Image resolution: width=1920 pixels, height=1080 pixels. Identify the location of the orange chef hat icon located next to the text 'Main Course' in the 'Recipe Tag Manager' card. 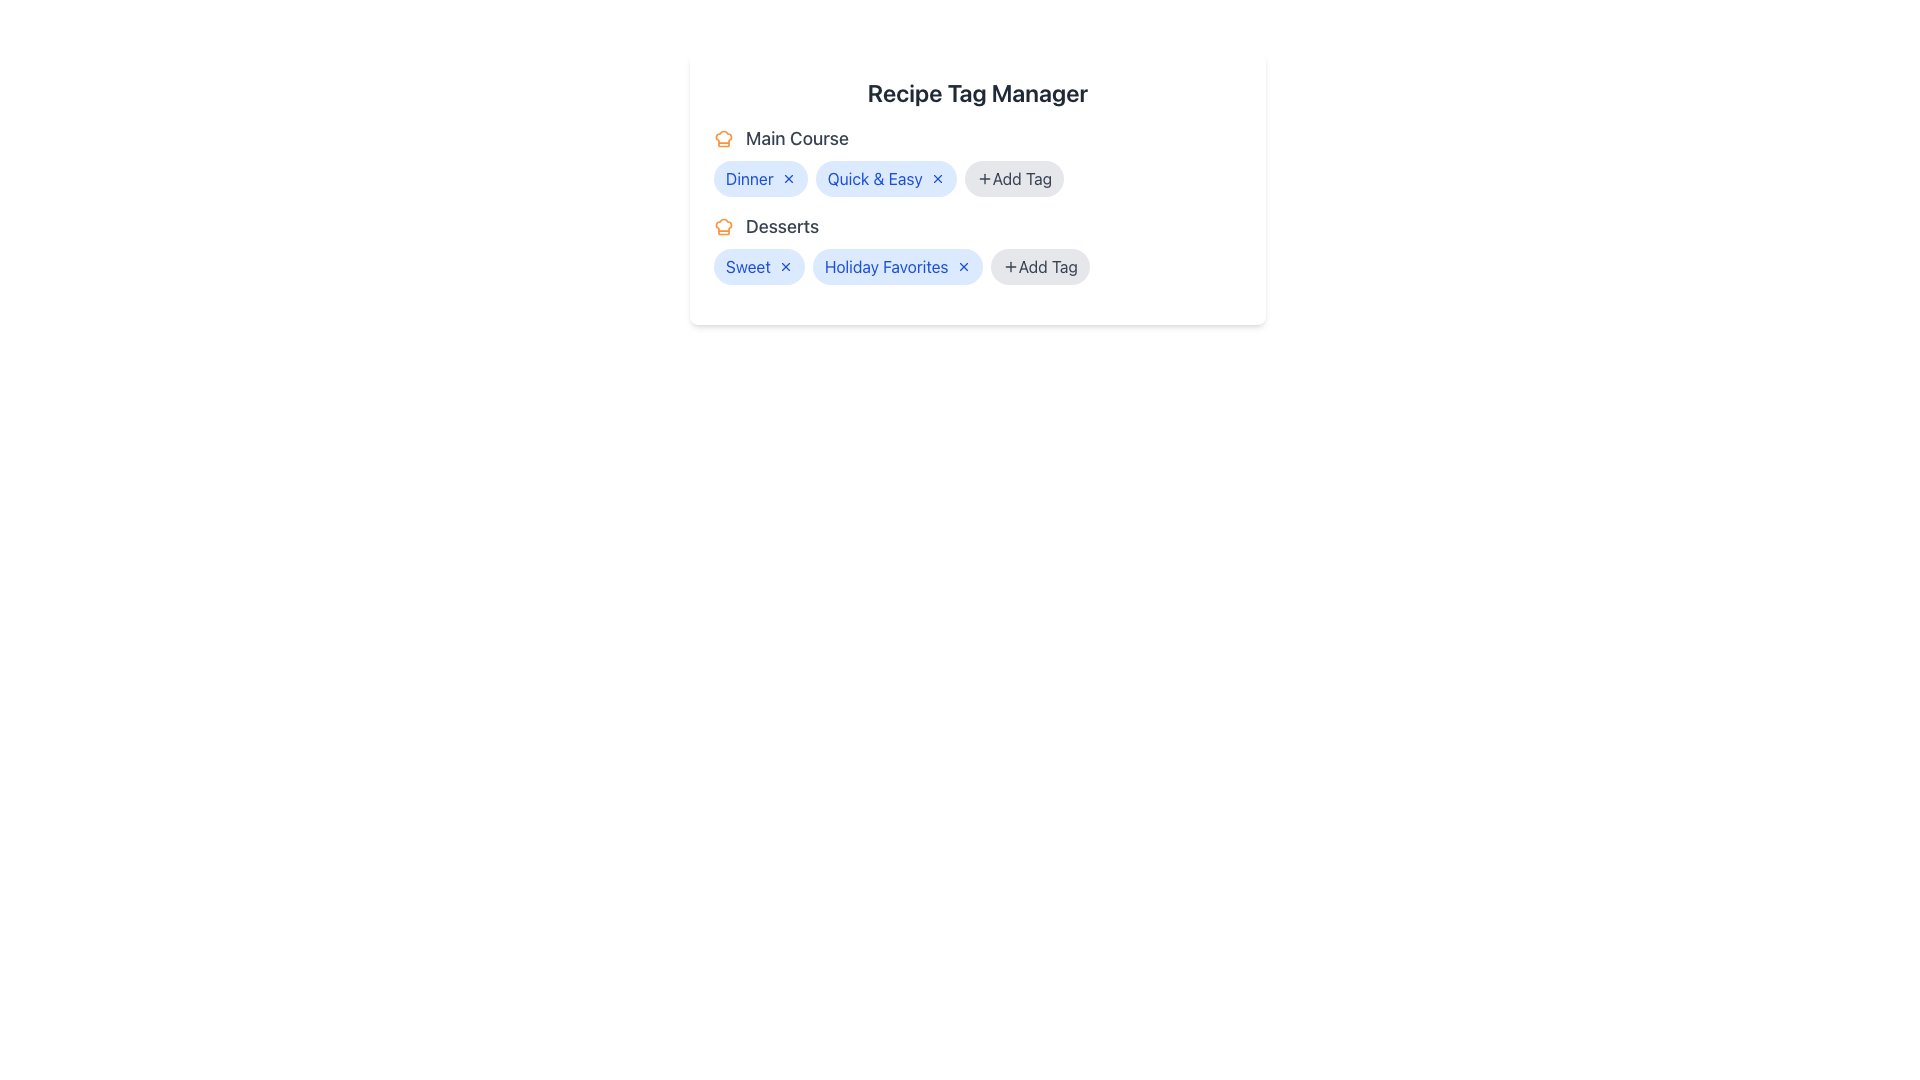
(723, 137).